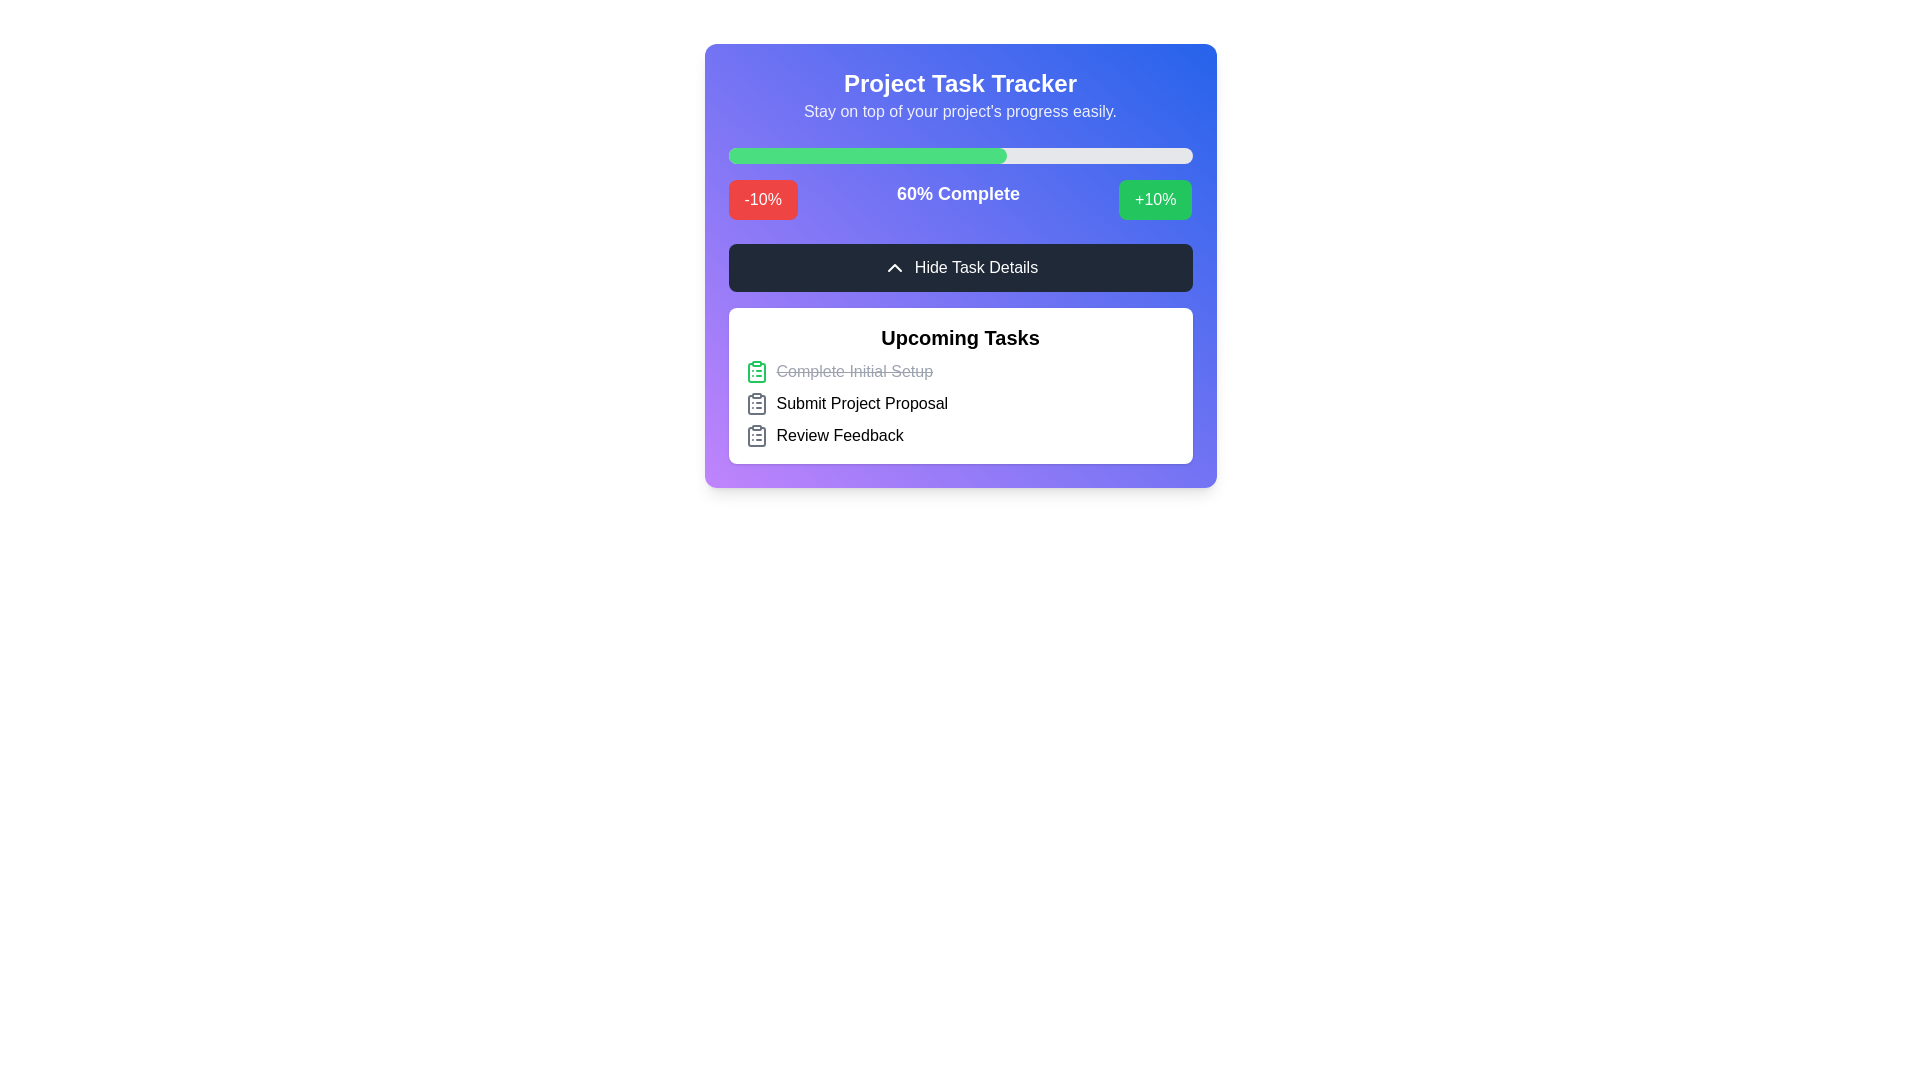 The width and height of the screenshot is (1920, 1080). Describe the element at coordinates (960, 337) in the screenshot. I see `header text that categorizes the section above the task list, which is centrally aligned within a rounded white box` at that location.